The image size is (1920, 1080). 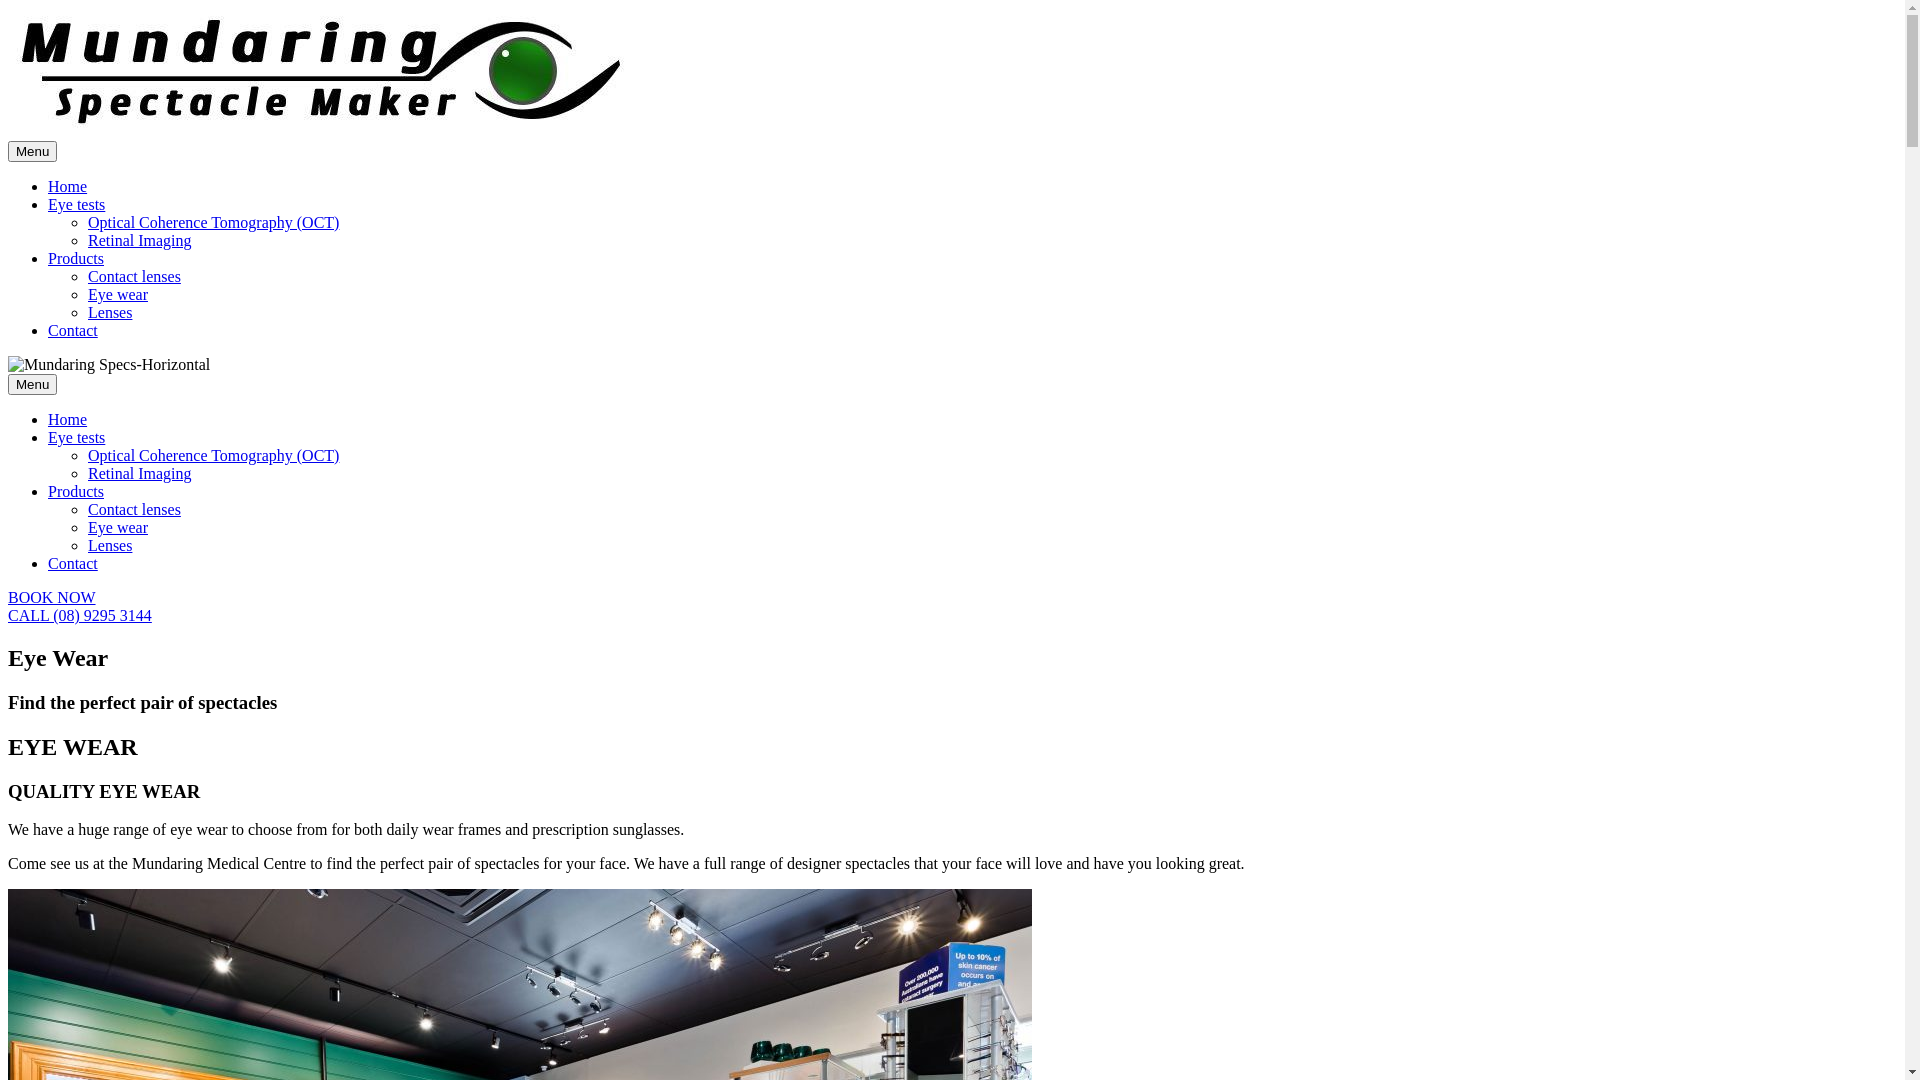 I want to click on 'Home', so click(x=67, y=418).